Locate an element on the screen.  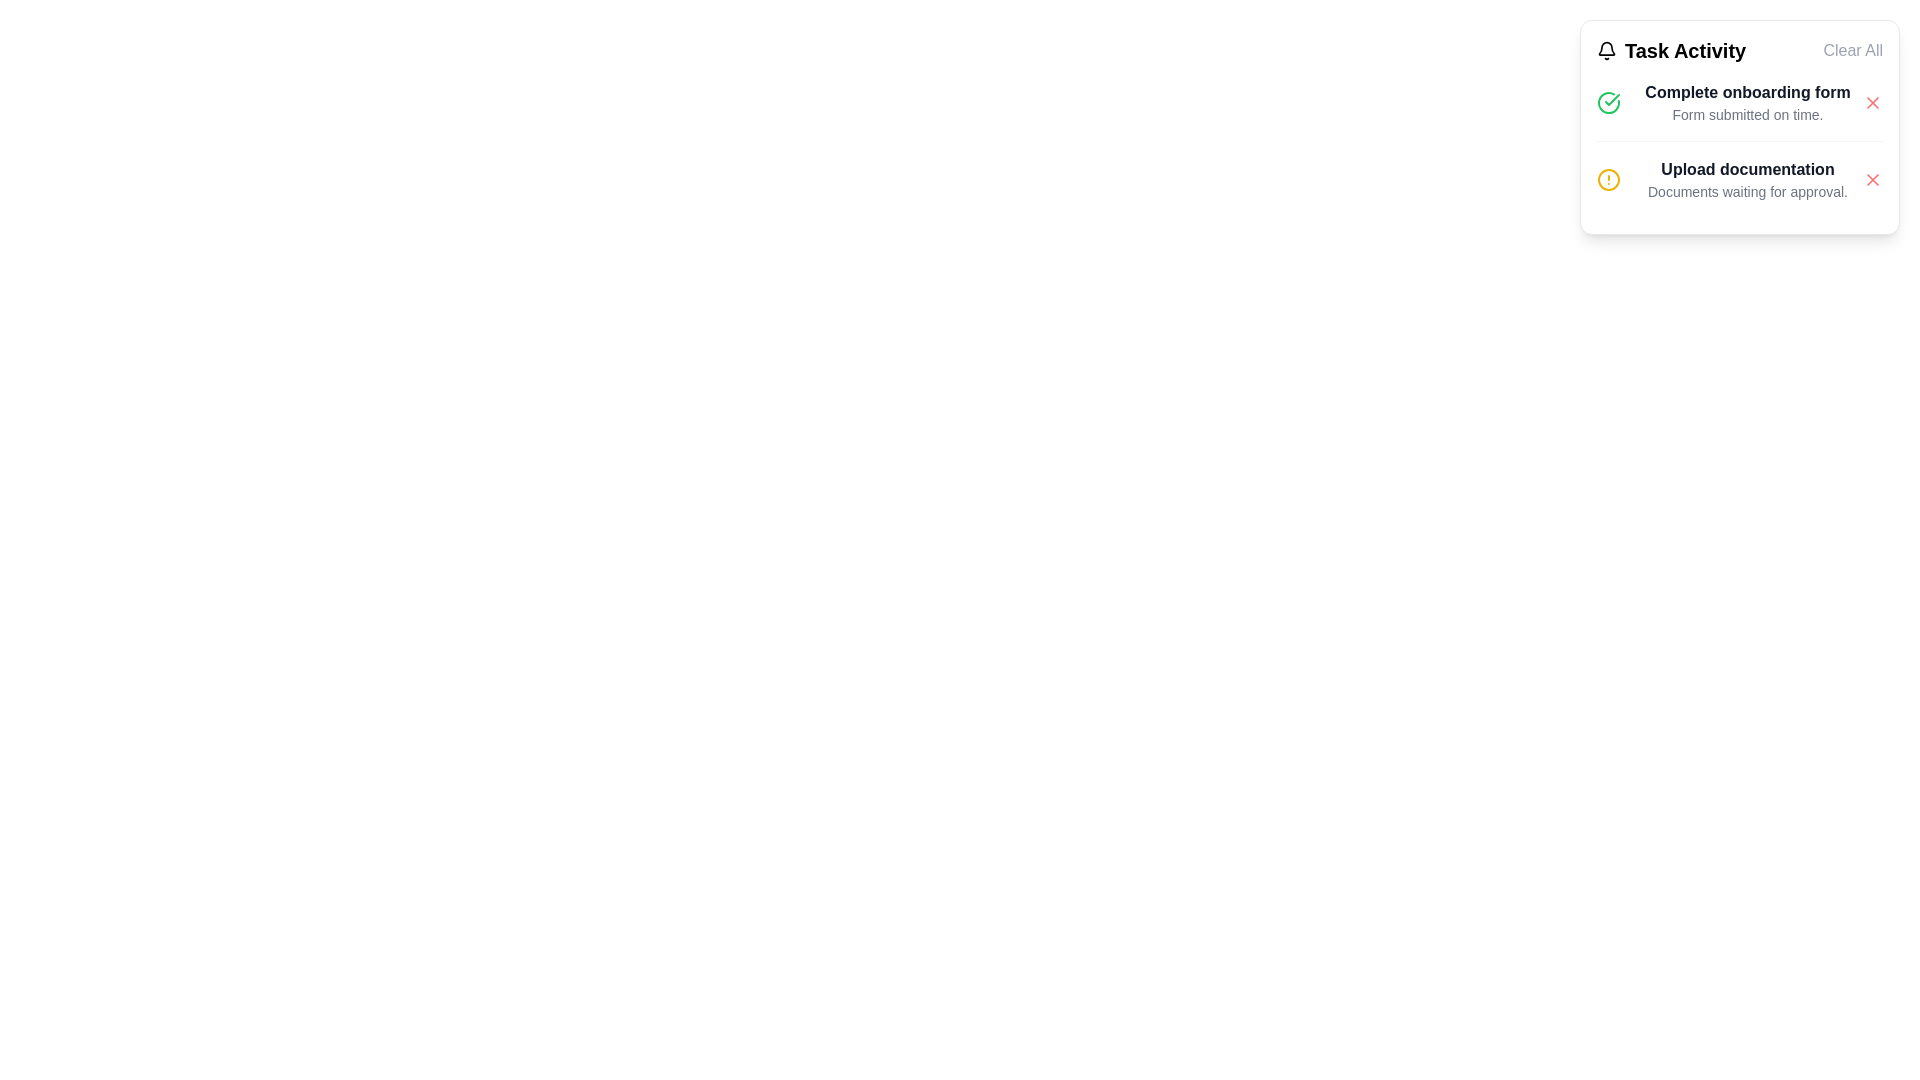
the text label displaying 'Complete onboarding form' in the 'Task Activity' section is located at coordinates (1746, 92).